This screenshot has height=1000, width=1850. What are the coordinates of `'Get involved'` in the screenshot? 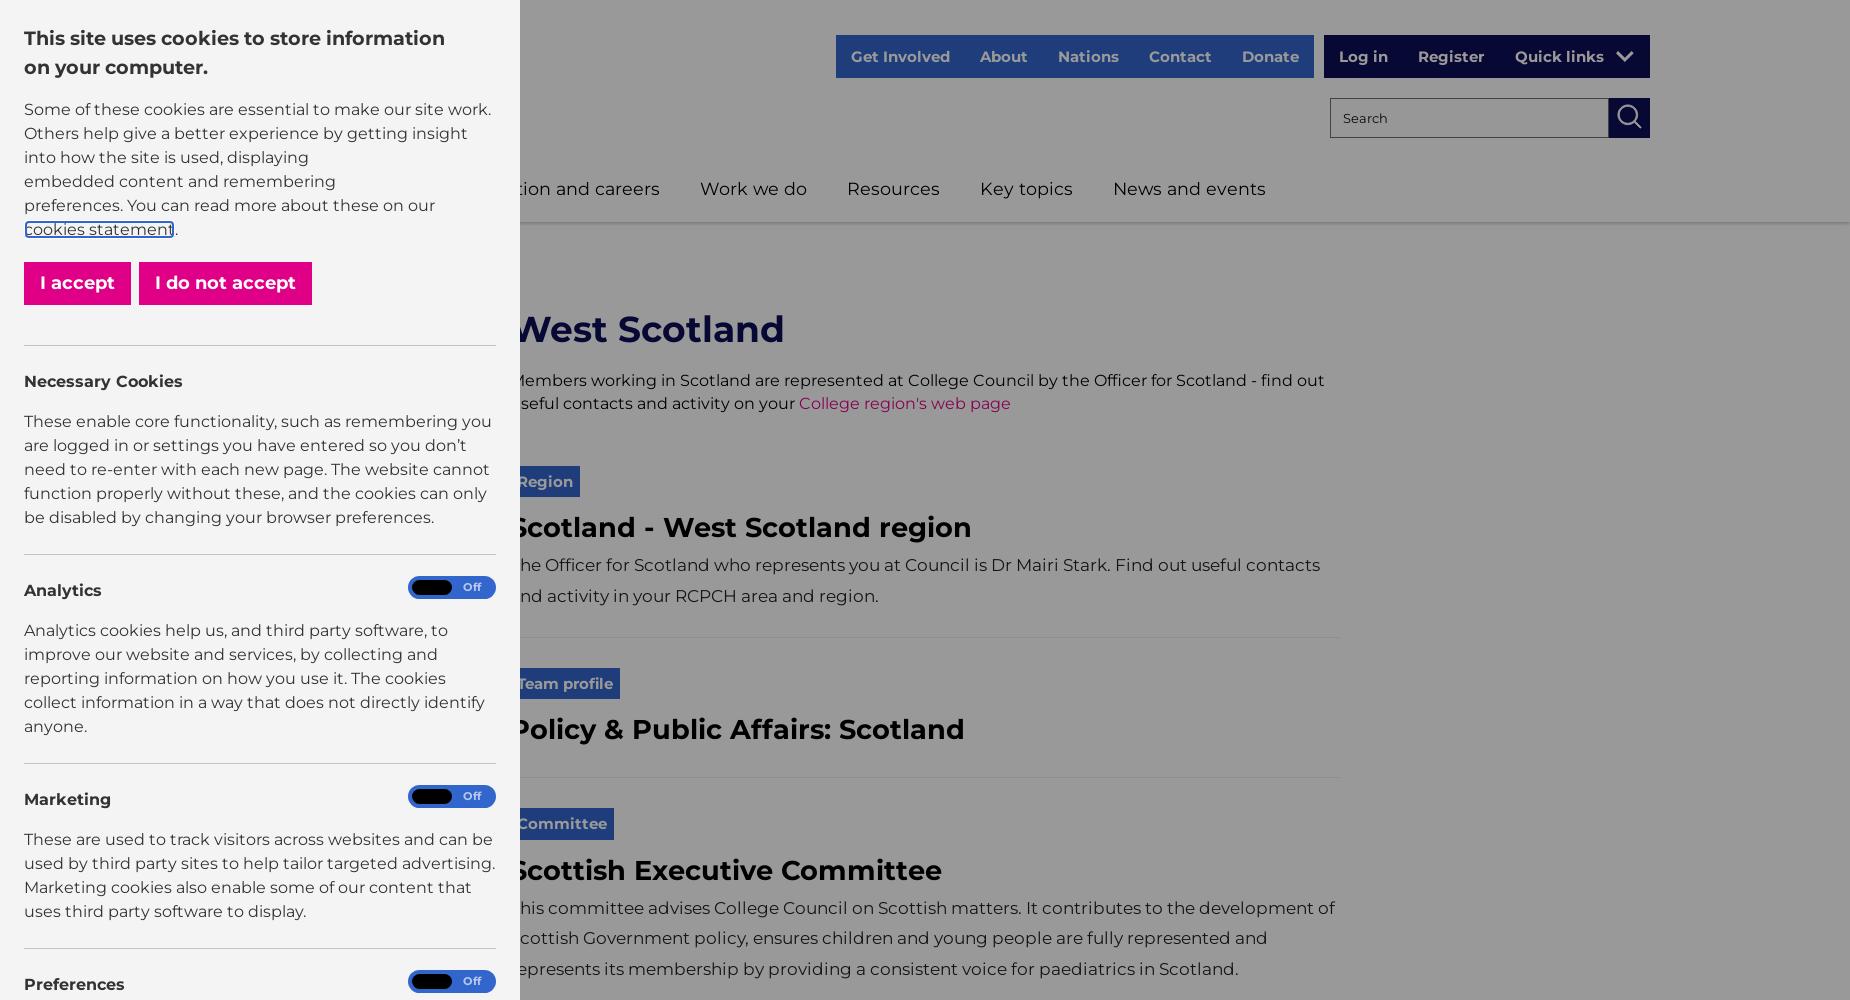 It's located at (900, 56).